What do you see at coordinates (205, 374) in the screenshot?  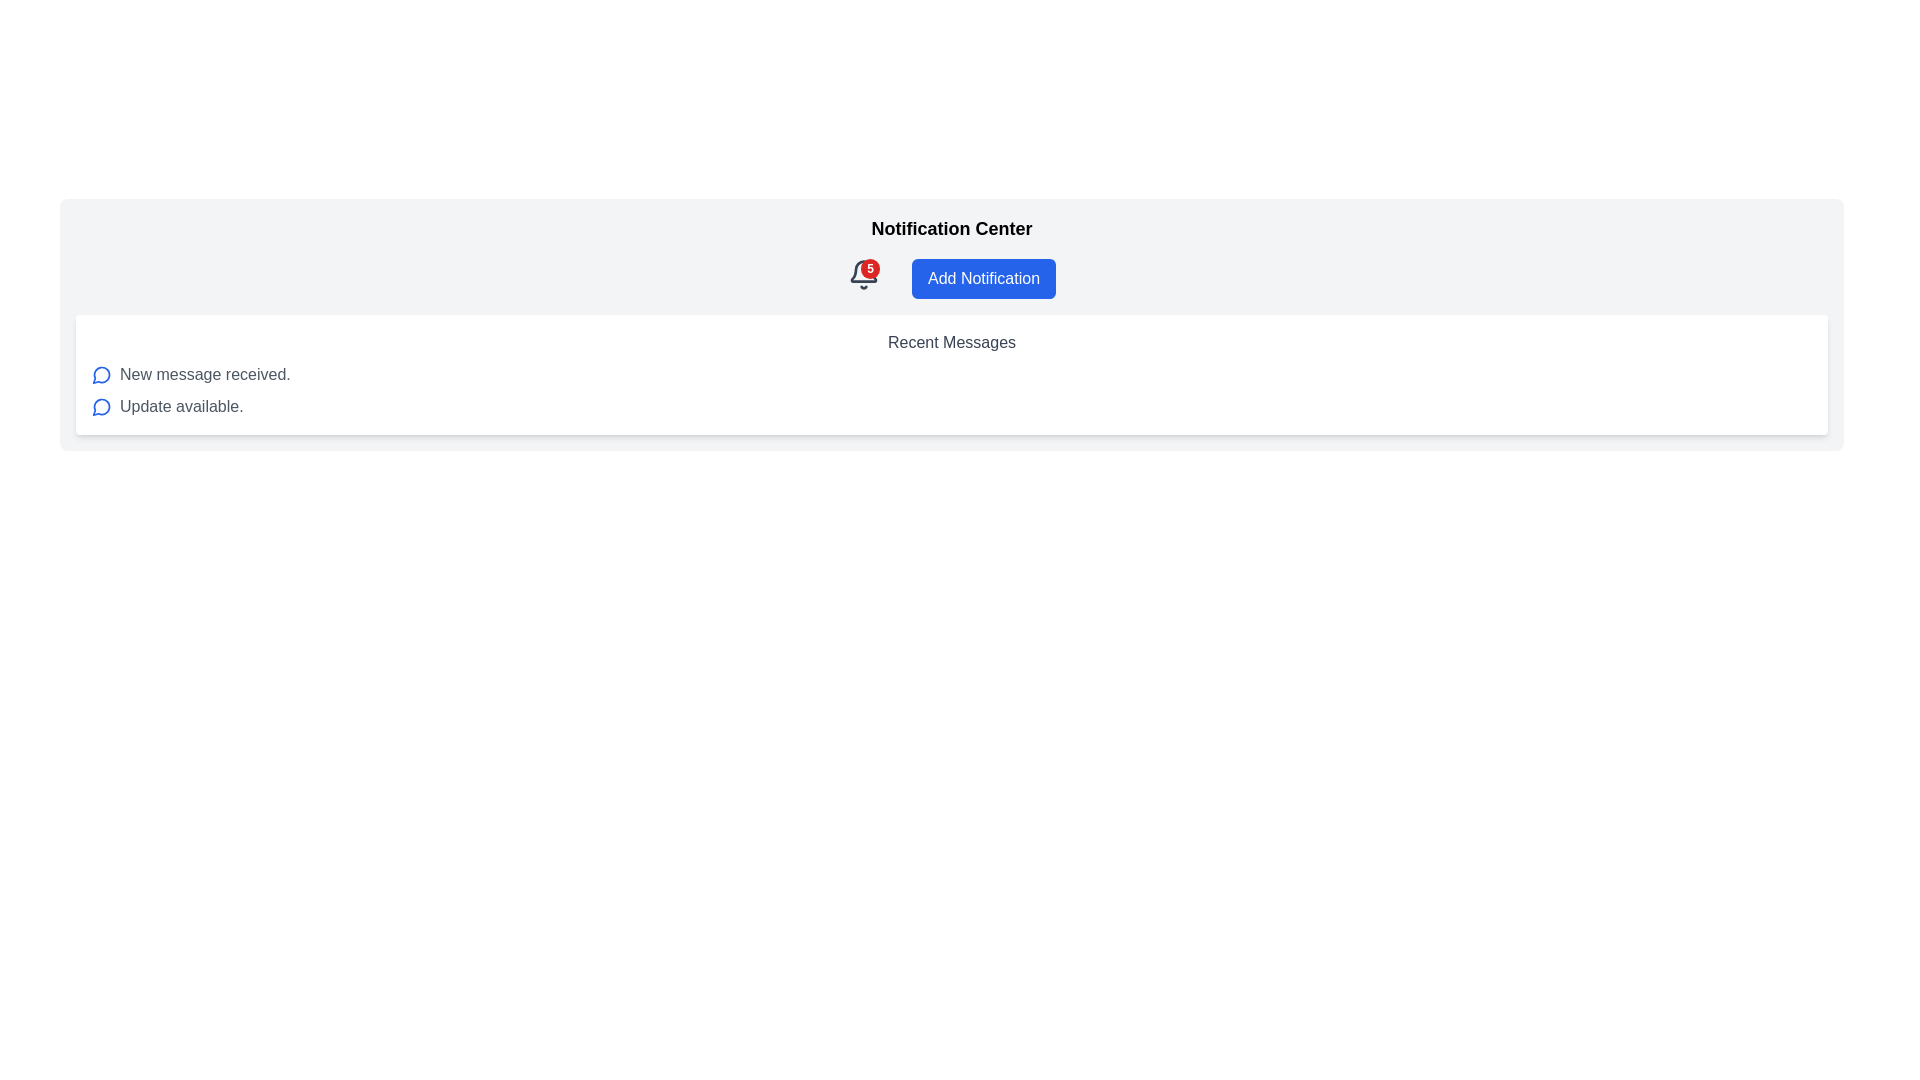 I see `the static message indicator for newly received messages located under the 'Recent Messages' header, positioned above 'Update available' and aligned with a blue speech bubble icon` at bounding box center [205, 374].